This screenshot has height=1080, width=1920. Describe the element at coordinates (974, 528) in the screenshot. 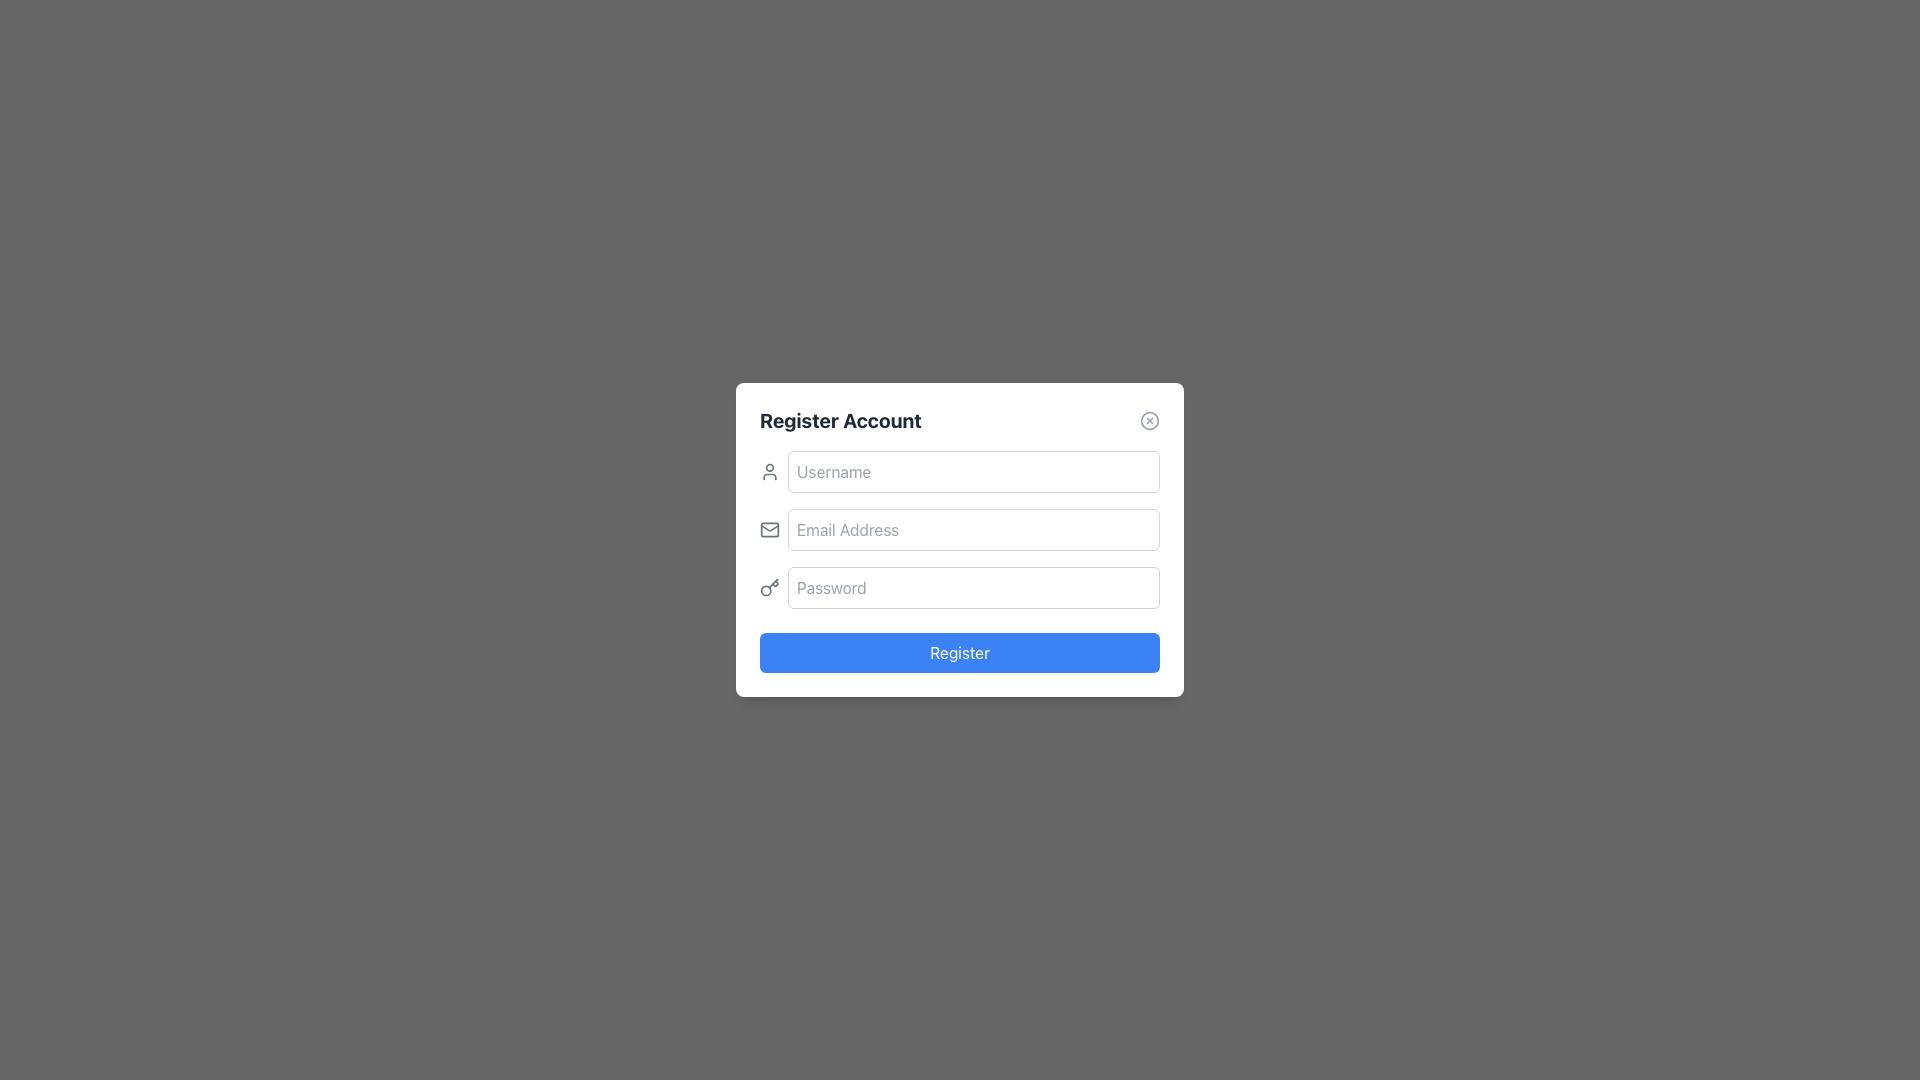

I see `the email input field located under the 'Register Account' title, specifically` at that location.